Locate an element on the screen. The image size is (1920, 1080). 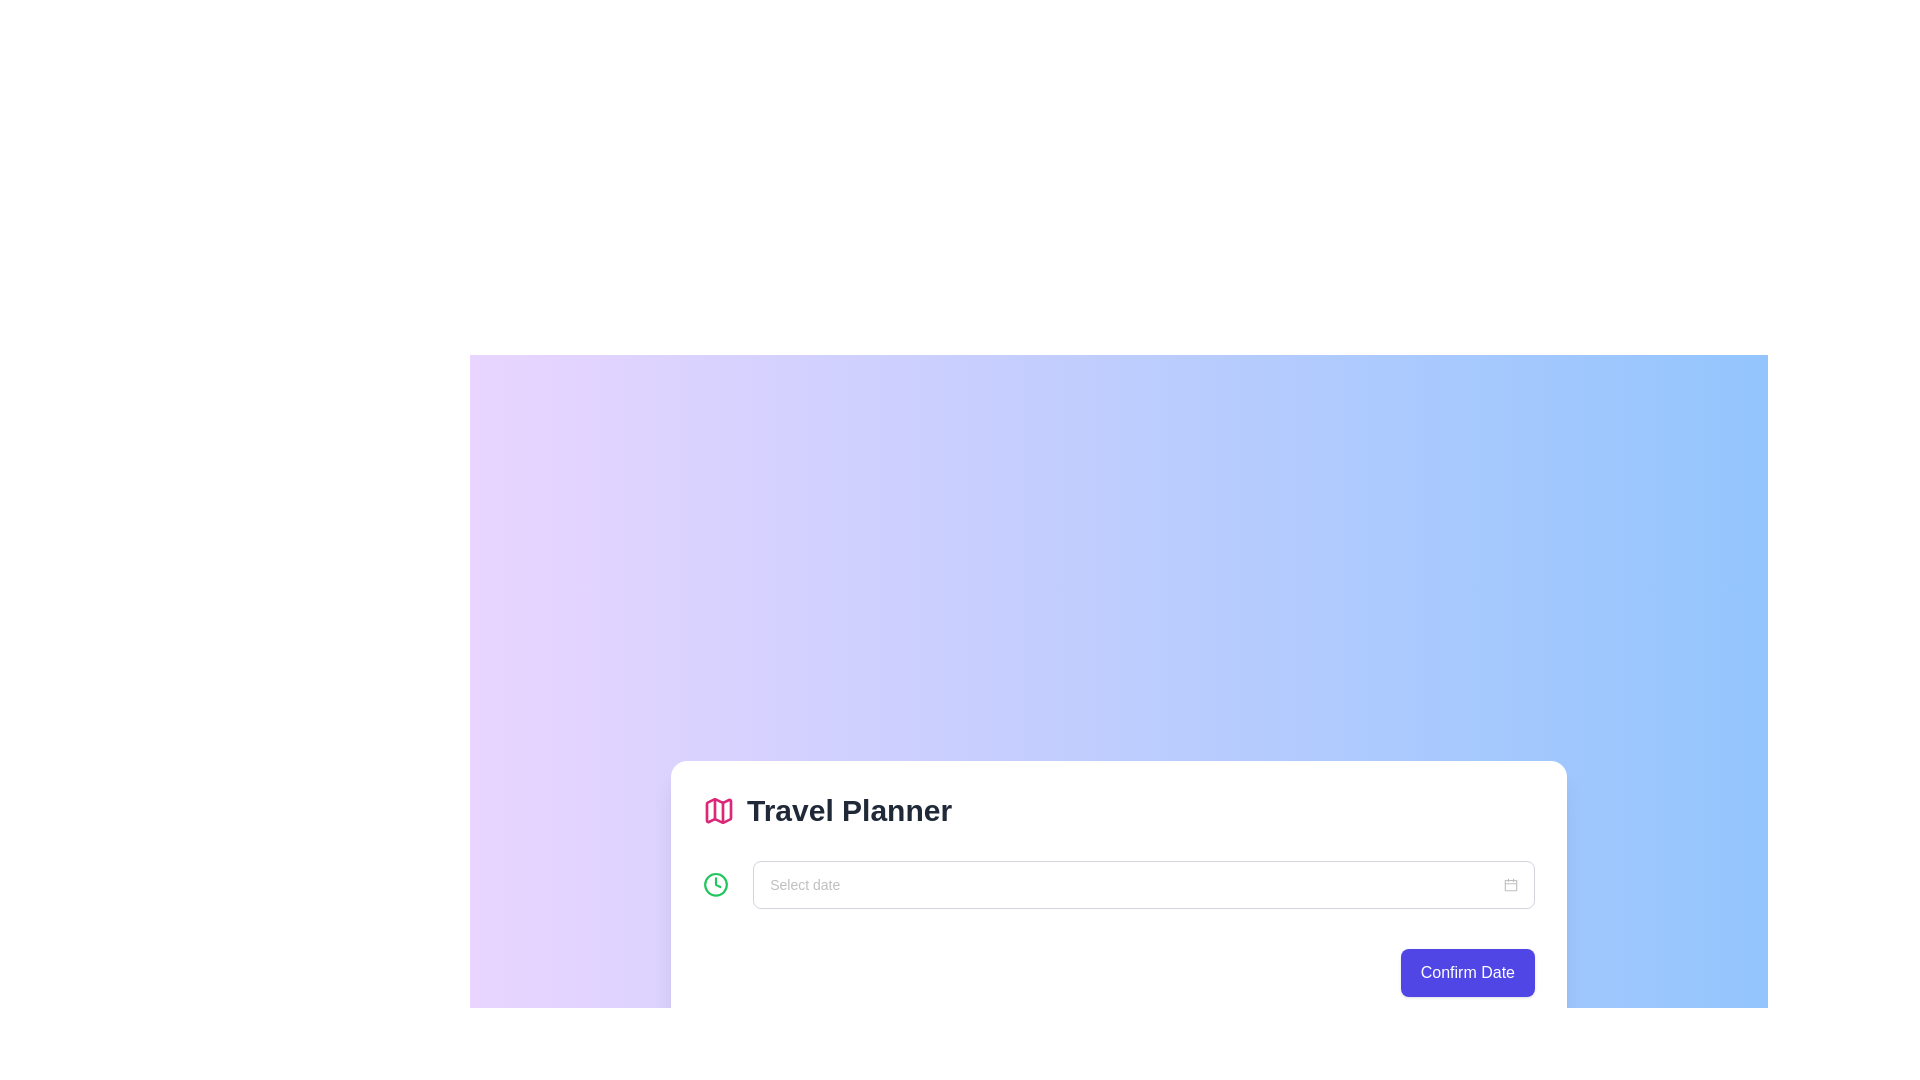
the Date picker input in the Travel Planner interface is located at coordinates (1144, 883).